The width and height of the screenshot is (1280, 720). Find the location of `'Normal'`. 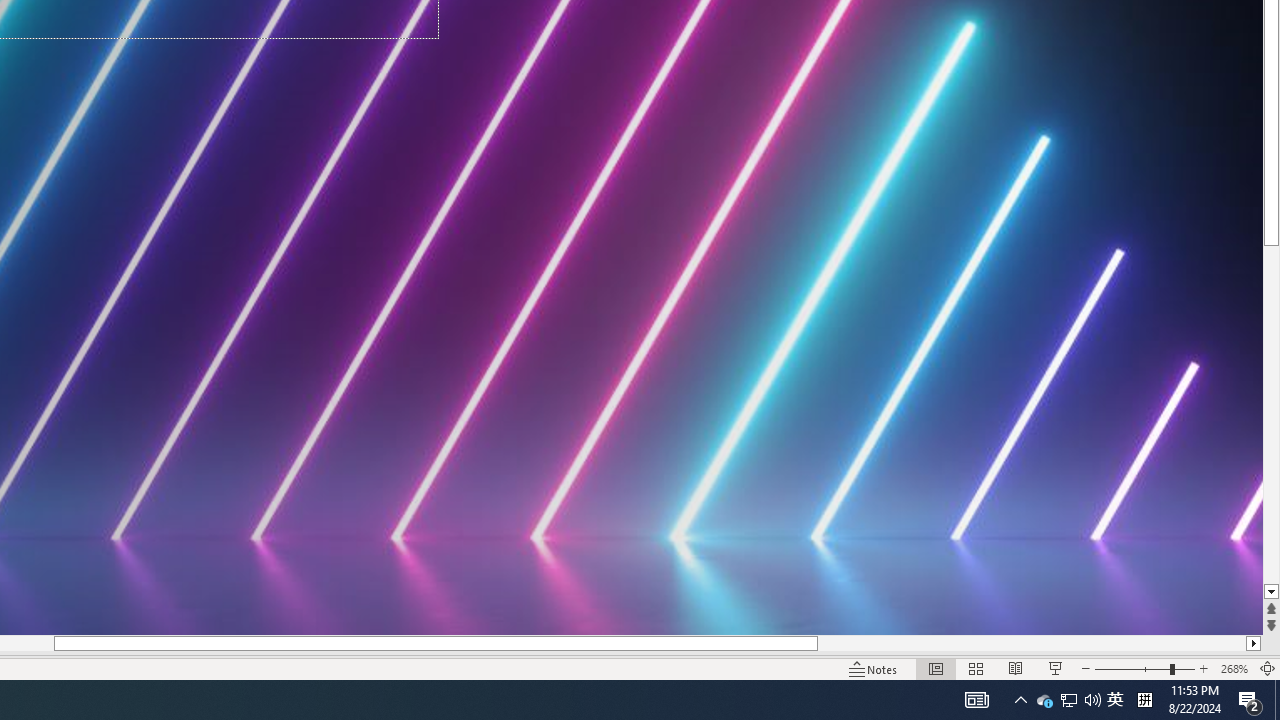

'Normal' is located at coordinates (935, 669).